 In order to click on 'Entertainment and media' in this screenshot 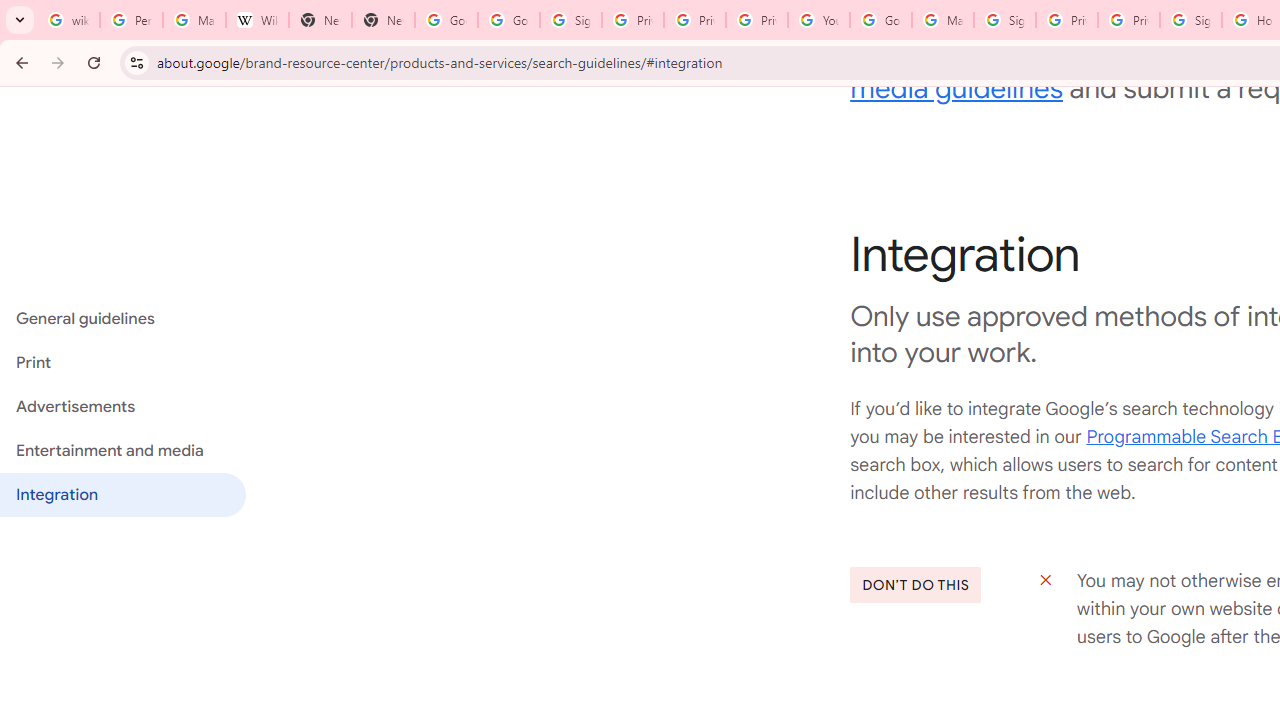, I will do `click(121, 451)`.